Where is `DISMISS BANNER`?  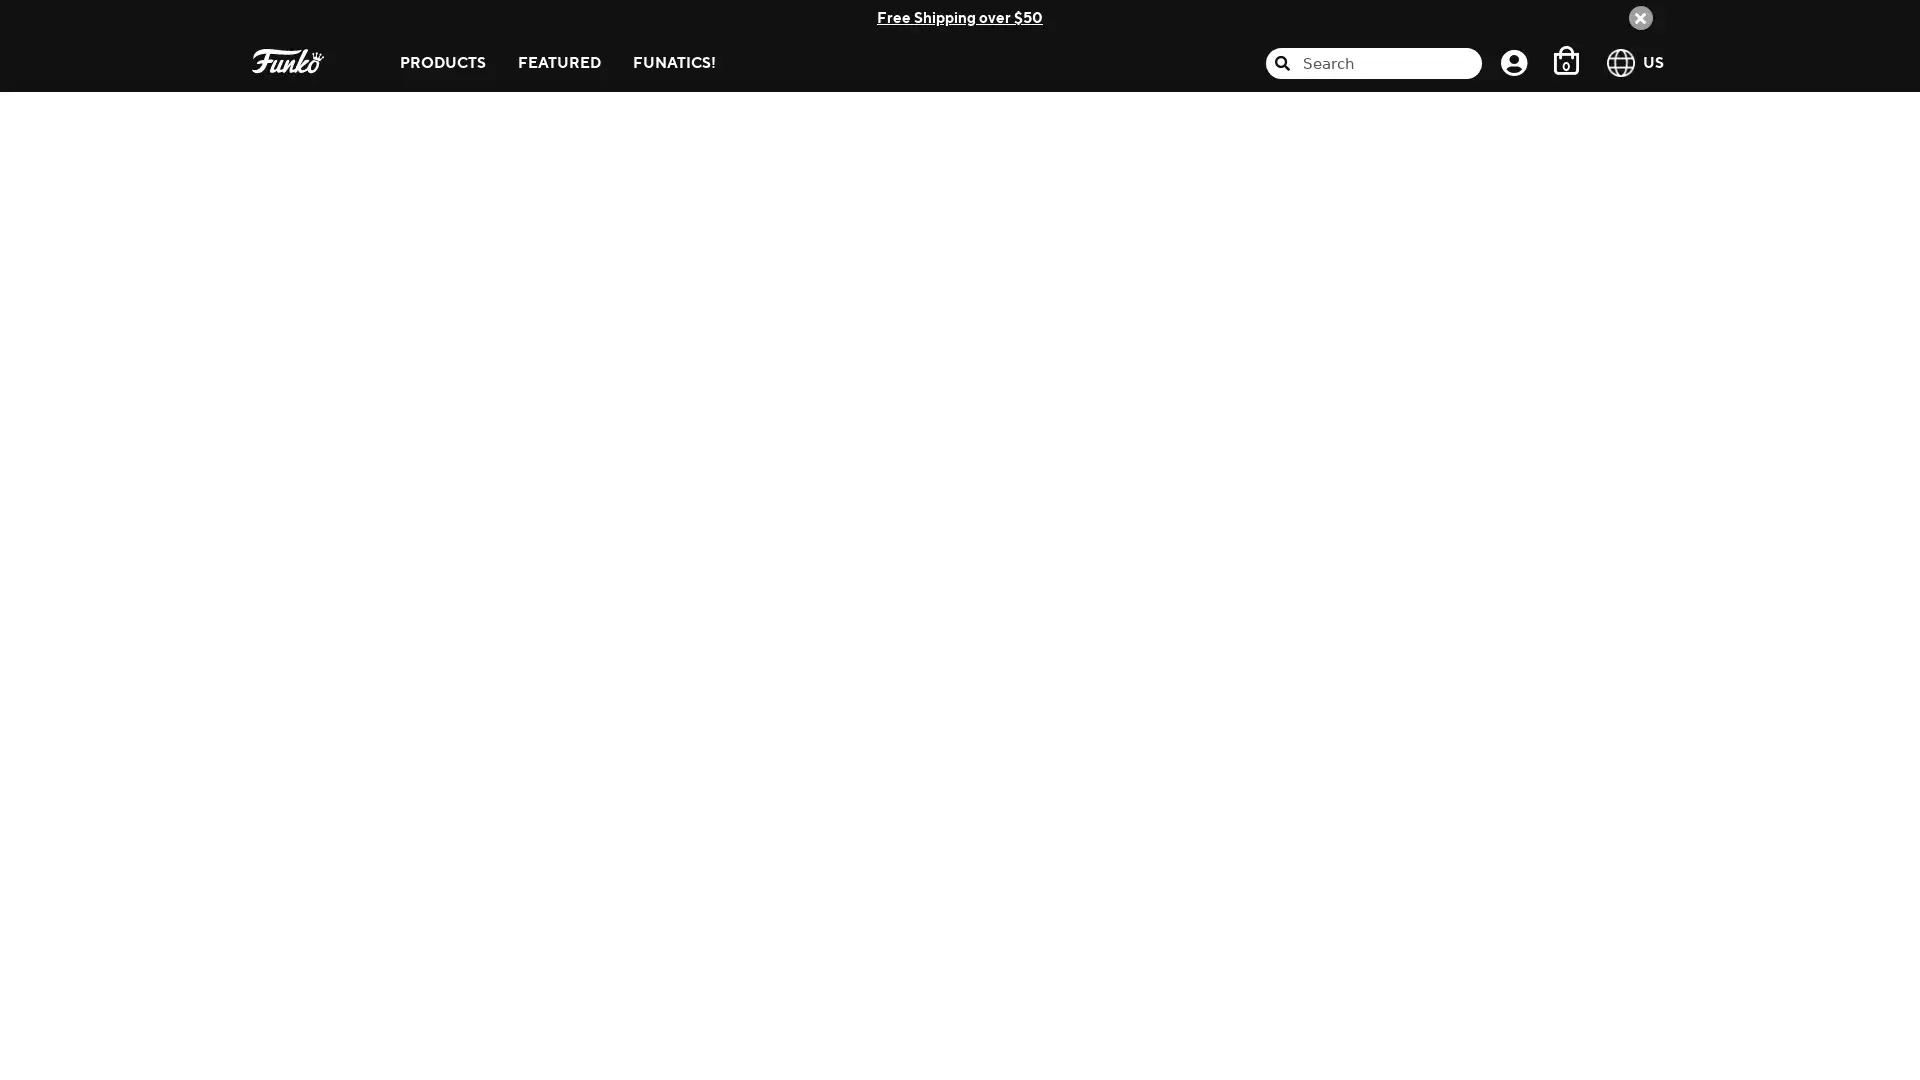 DISMISS BANNER is located at coordinates (1640, 16).